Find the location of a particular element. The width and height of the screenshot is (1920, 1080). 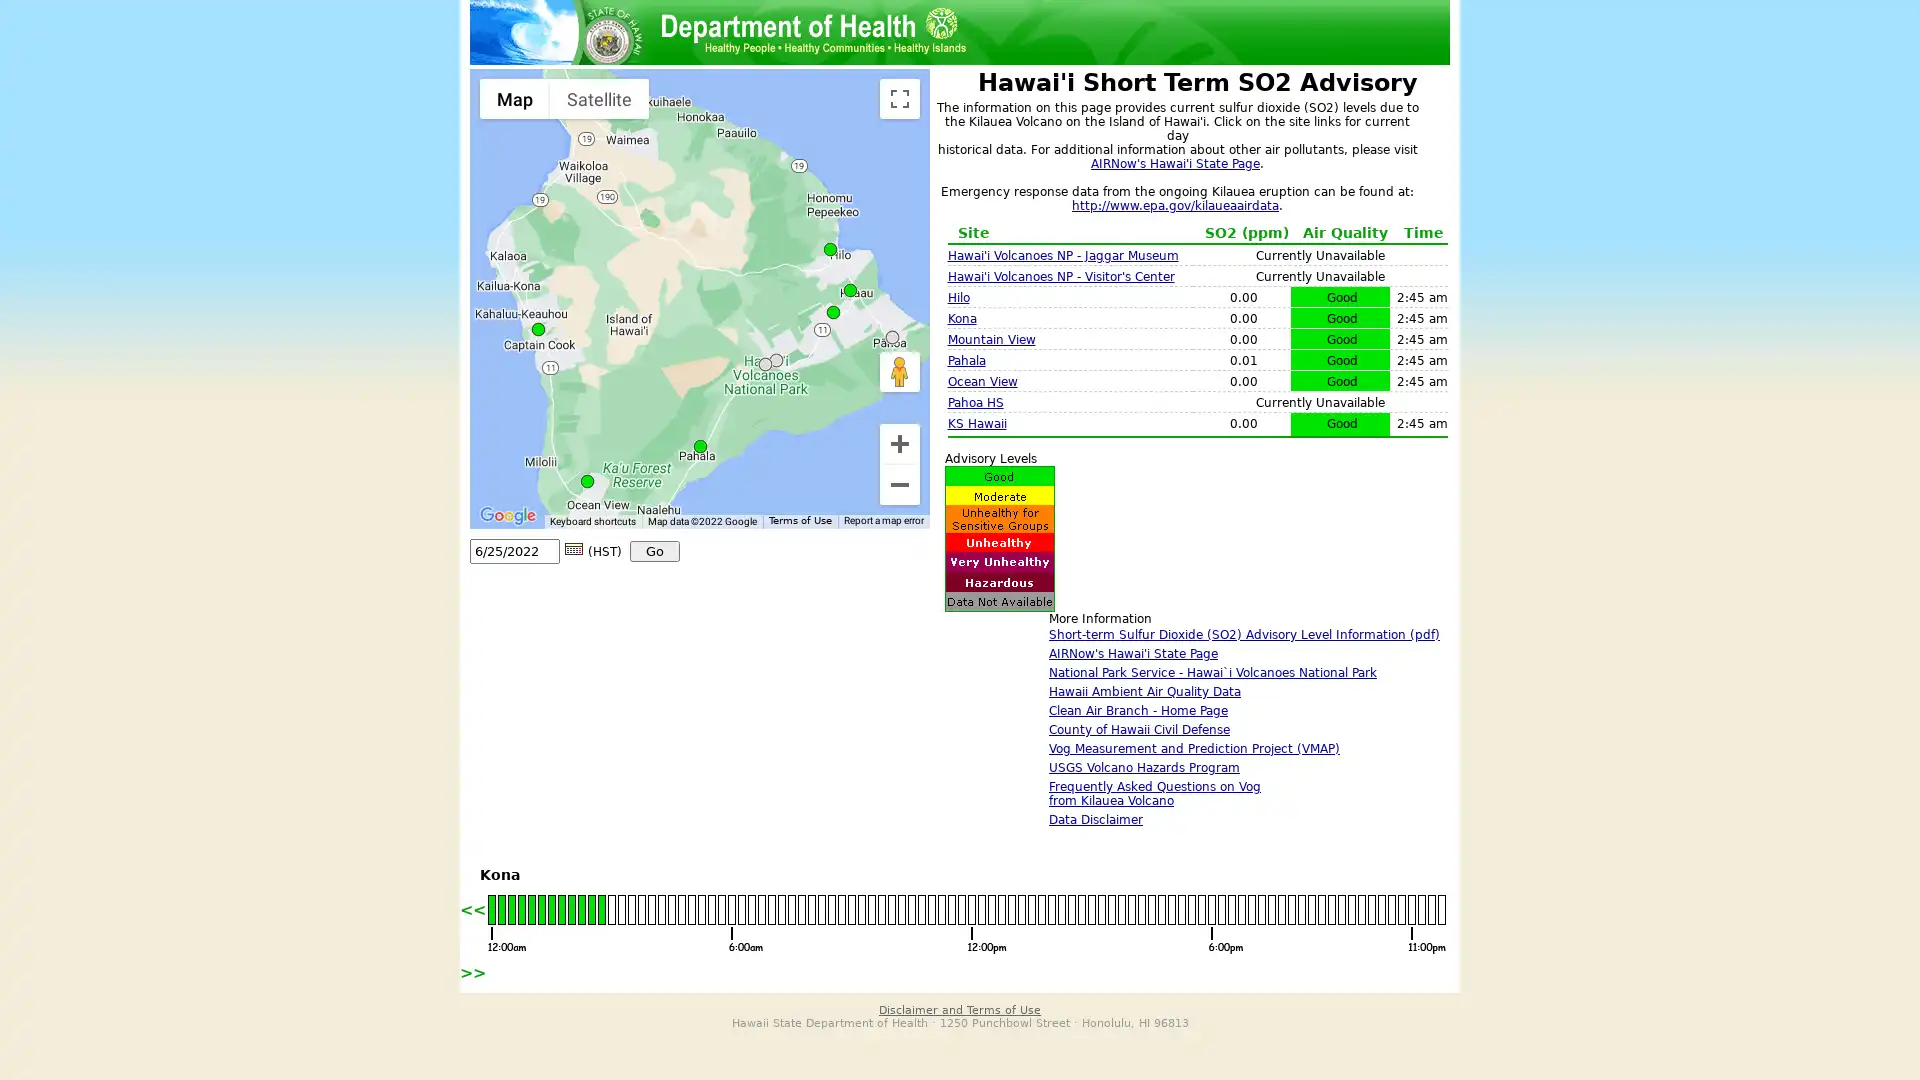

Ocean View: SO2 0.00 ppm (Good) on 06/25 at 02:45 am is located at coordinates (586, 481).